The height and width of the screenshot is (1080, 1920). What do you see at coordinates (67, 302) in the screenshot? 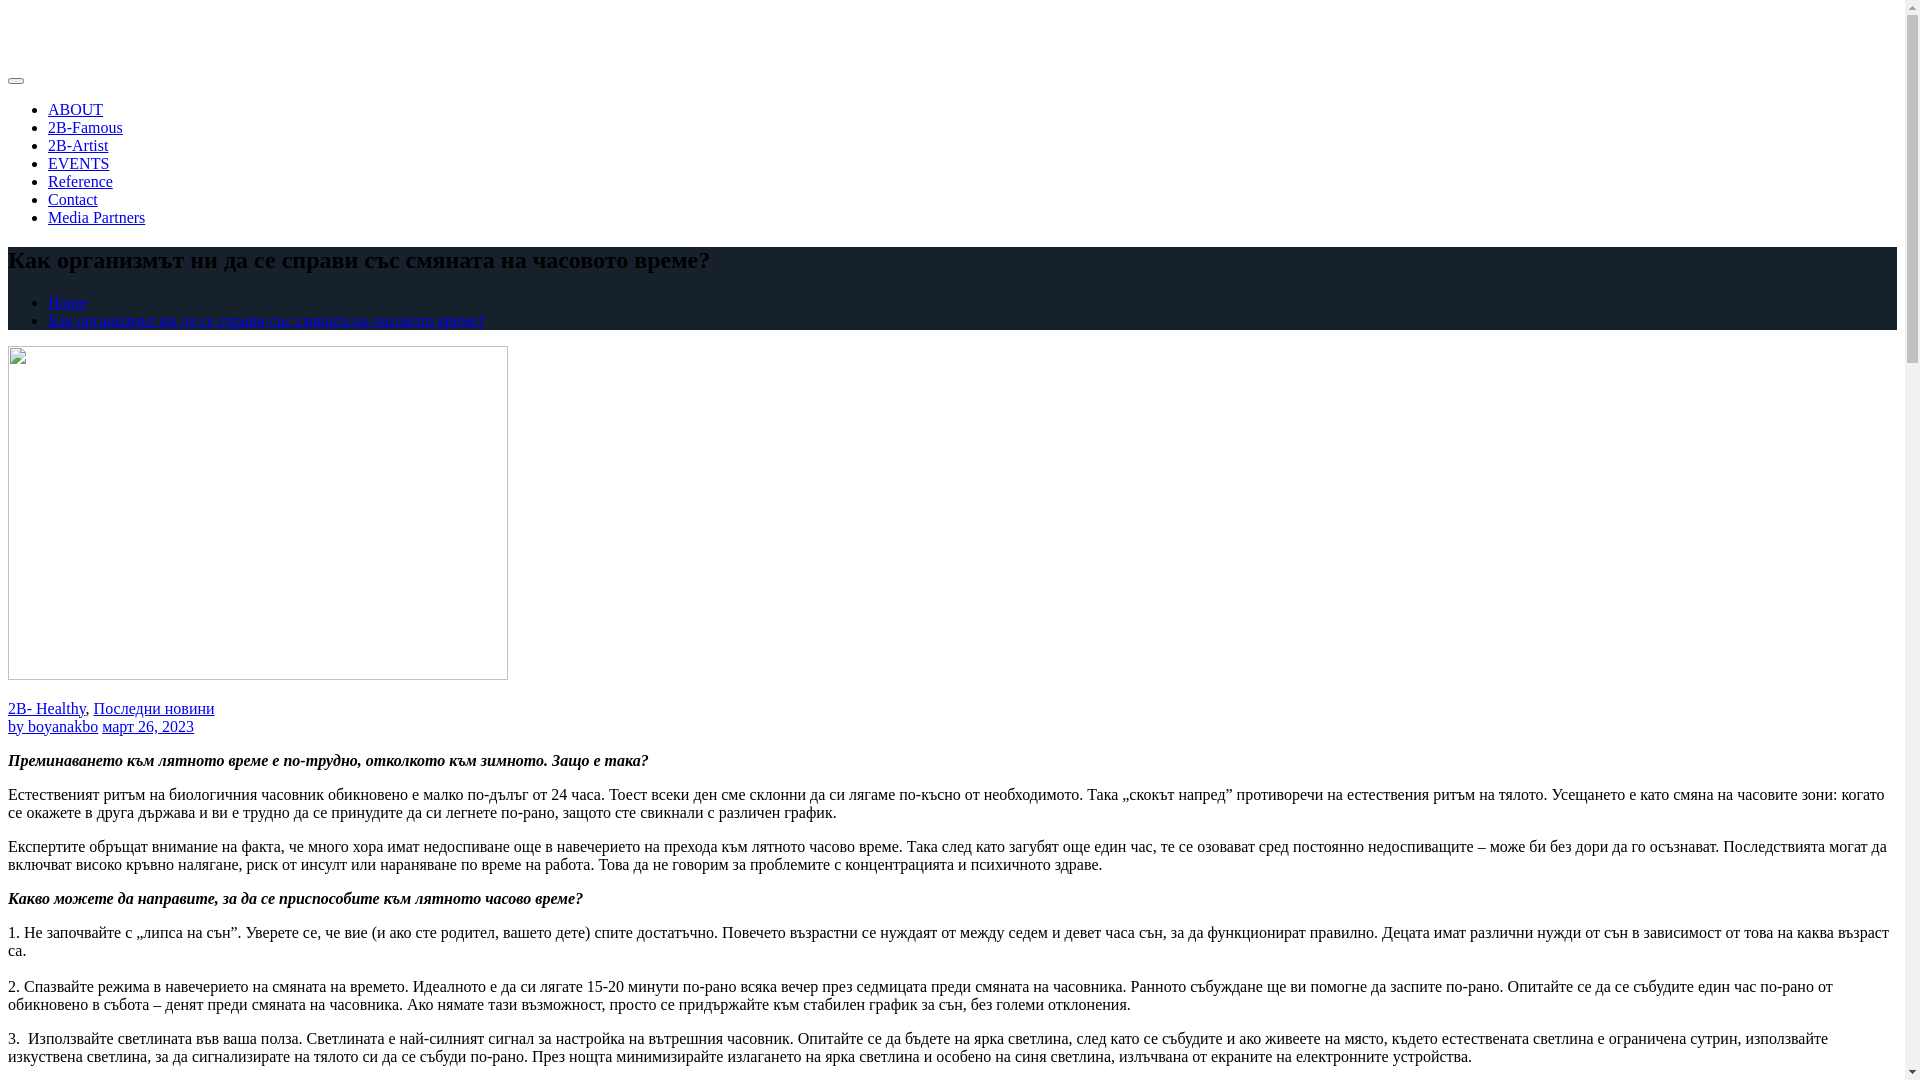
I see `'Home'` at bounding box center [67, 302].